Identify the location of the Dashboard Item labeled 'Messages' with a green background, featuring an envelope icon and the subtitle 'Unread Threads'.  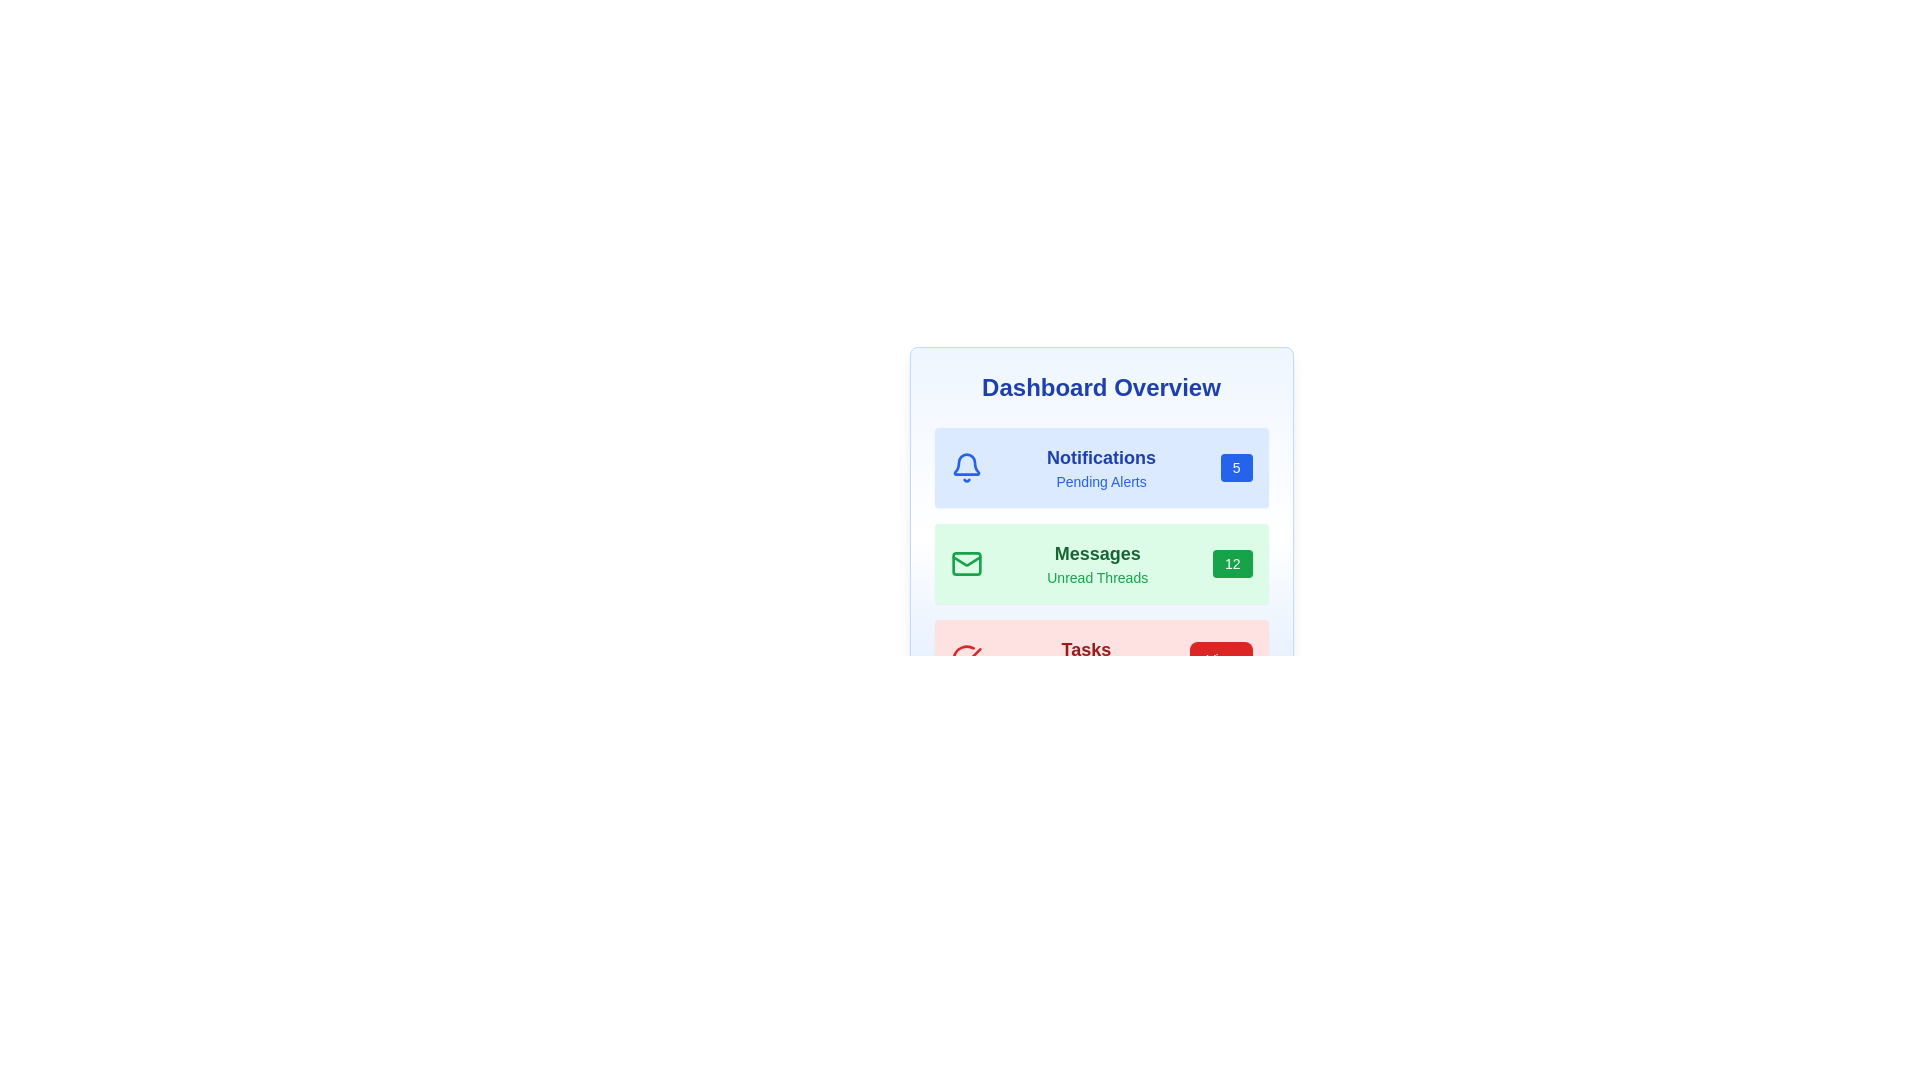
(1100, 563).